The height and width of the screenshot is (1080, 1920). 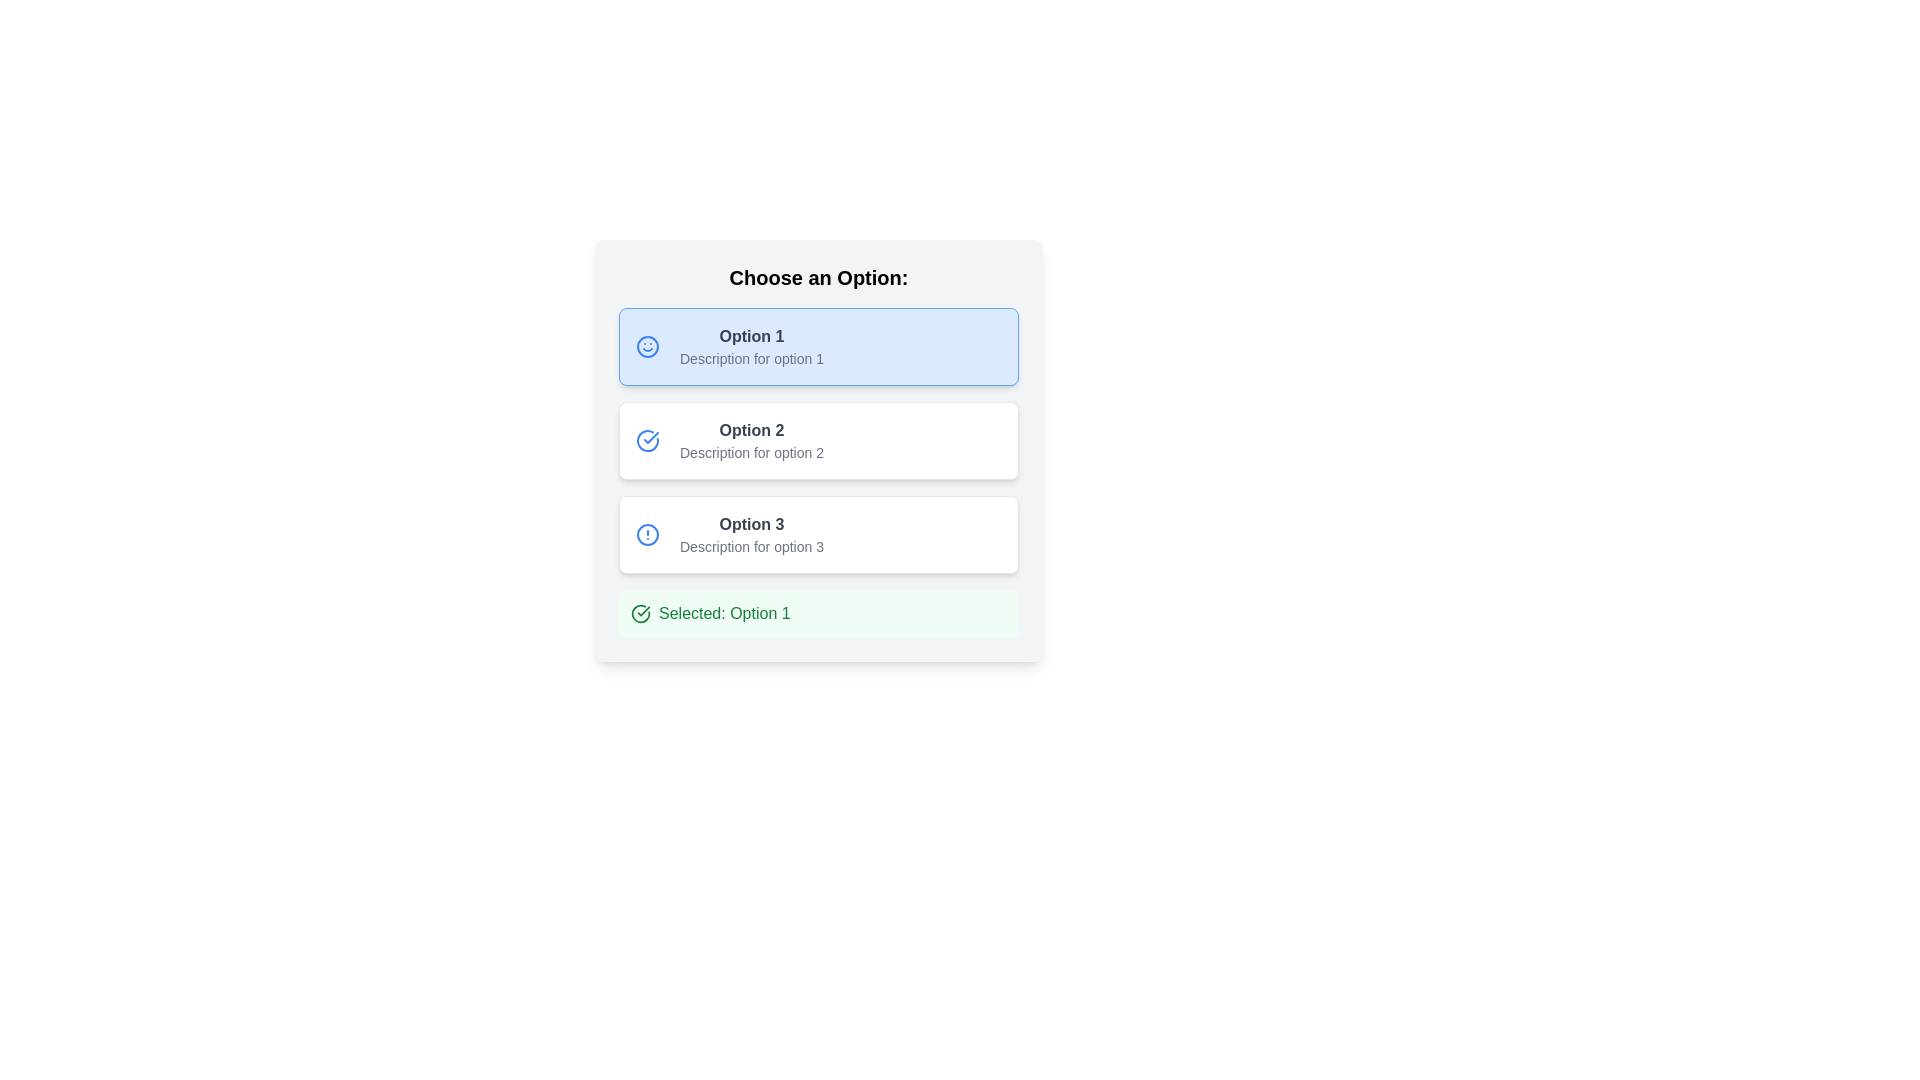 I want to click on the circular smiley face icon located in the top-left corner of the list item labeled 'Option 1', which is within a blue-themed section, so click(x=652, y=346).